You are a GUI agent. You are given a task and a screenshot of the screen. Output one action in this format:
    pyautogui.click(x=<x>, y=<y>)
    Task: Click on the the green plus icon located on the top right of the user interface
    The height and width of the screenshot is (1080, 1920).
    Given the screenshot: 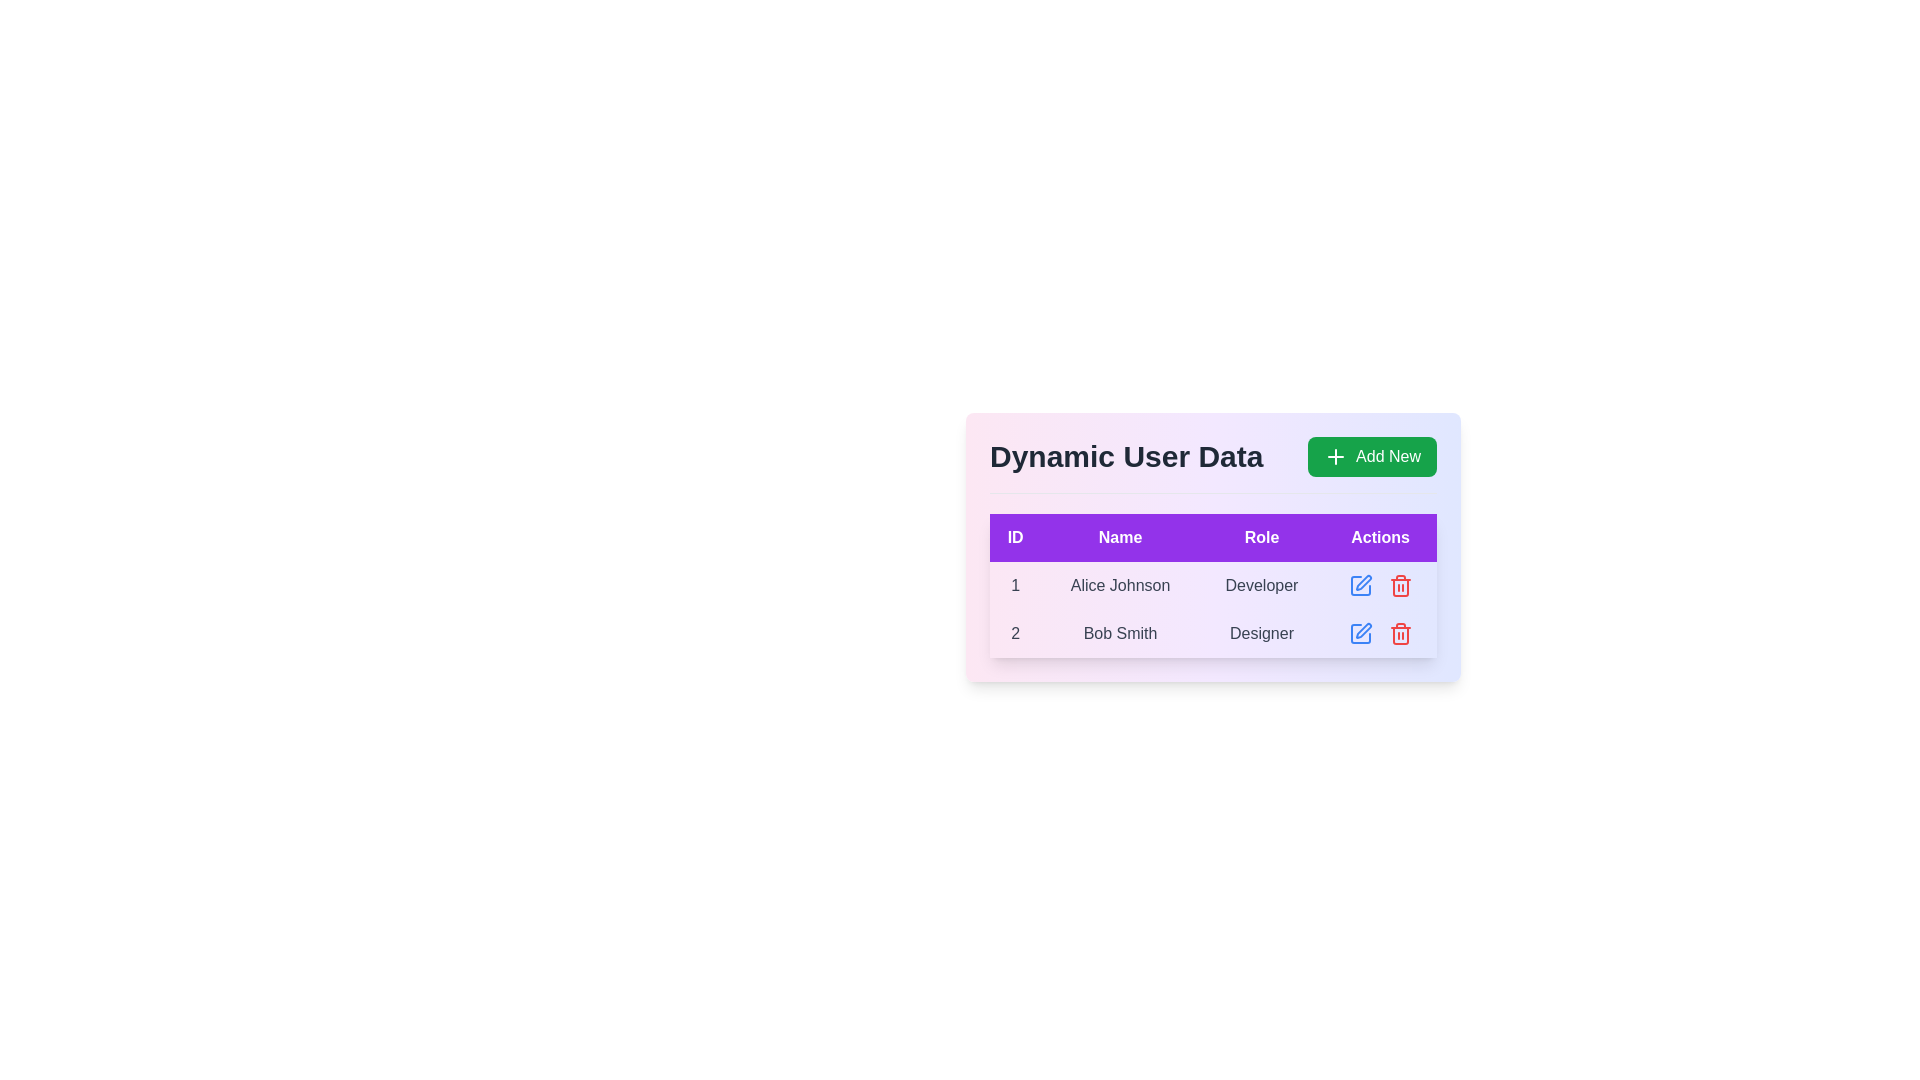 What is the action you would take?
    pyautogui.click(x=1336, y=456)
    